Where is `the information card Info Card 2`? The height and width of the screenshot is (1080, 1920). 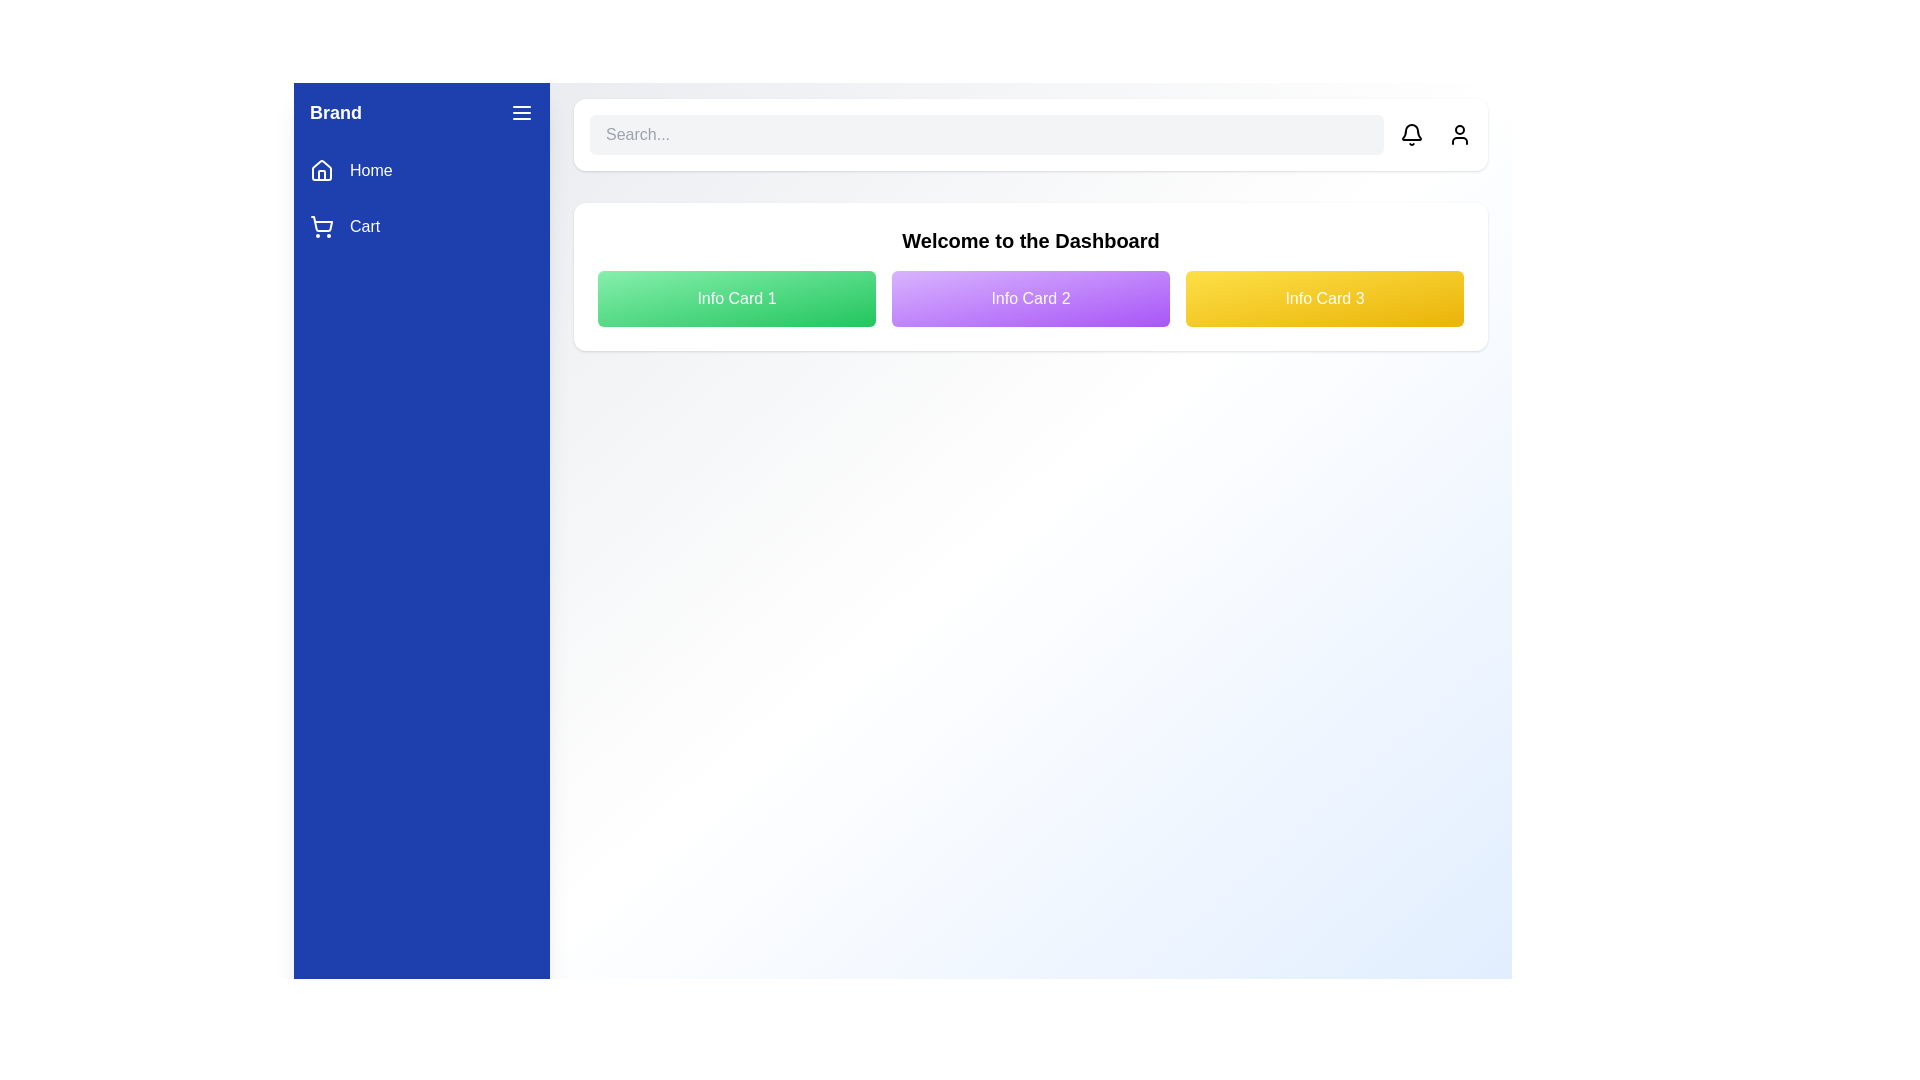
the information card Info Card 2 is located at coordinates (1031, 299).